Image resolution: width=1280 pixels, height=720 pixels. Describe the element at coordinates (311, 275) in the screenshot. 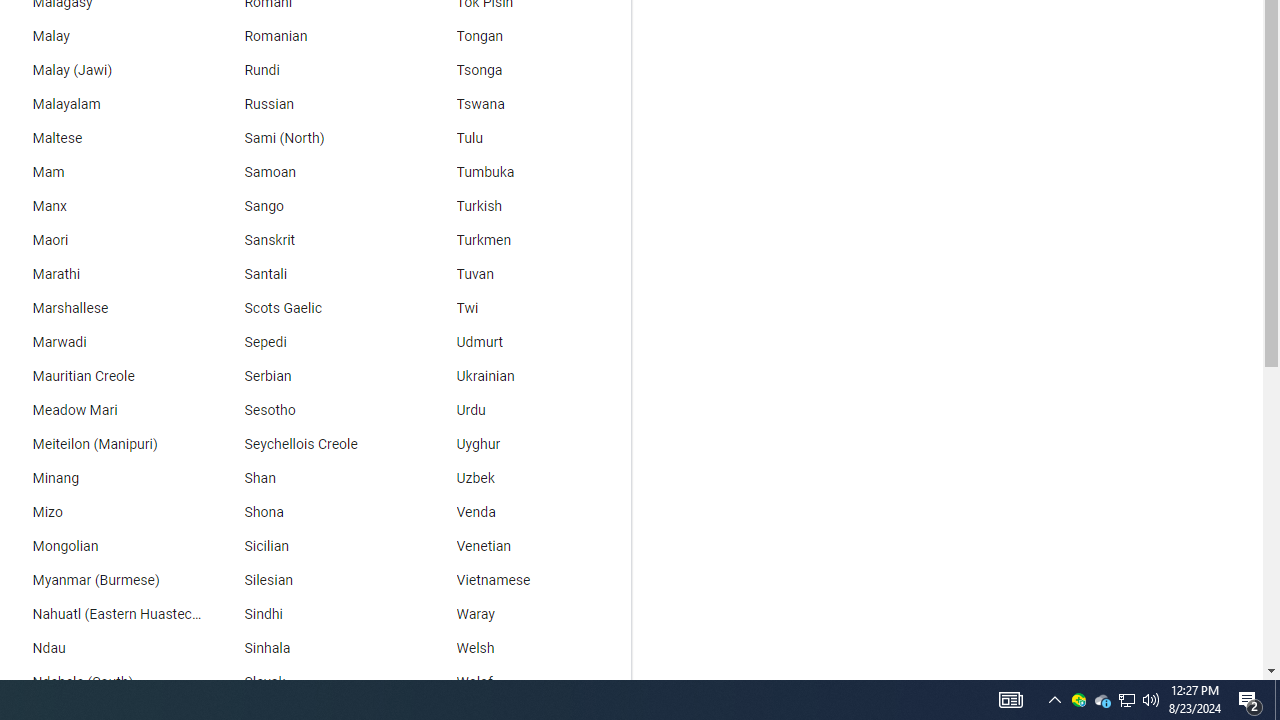

I see `'Santali'` at that location.